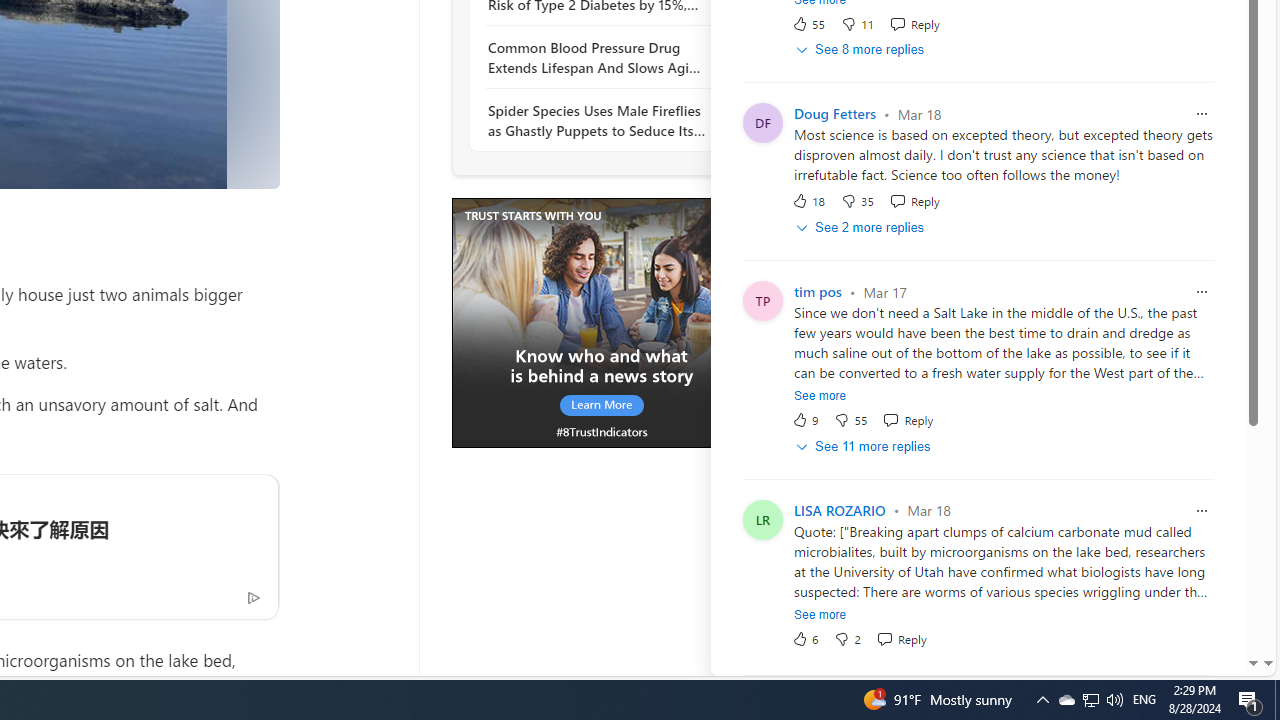  I want to click on 'Reply Reply Comment', so click(900, 638).